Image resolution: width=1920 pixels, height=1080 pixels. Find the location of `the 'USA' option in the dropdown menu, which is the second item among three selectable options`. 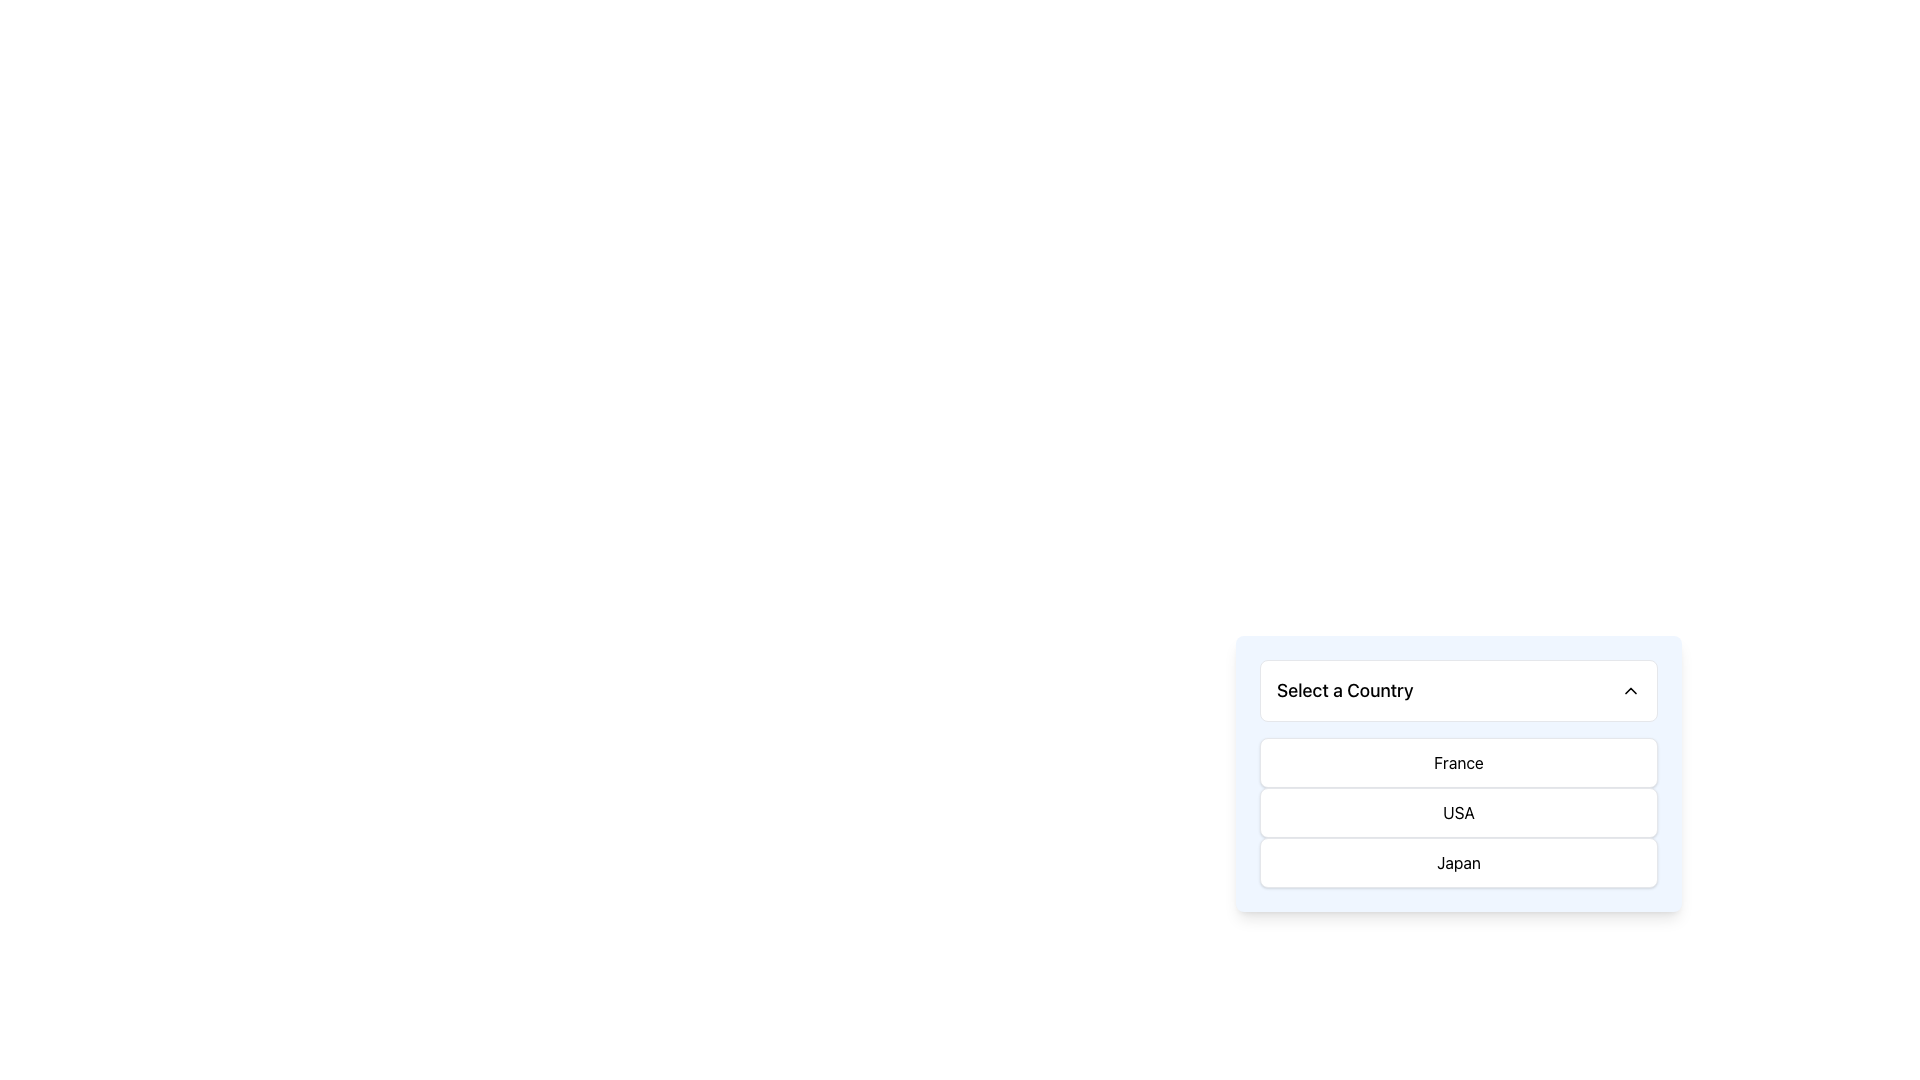

the 'USA' option in the dropdown menu, which is the second item among three selectable options is located at coordinates (1459, 829).